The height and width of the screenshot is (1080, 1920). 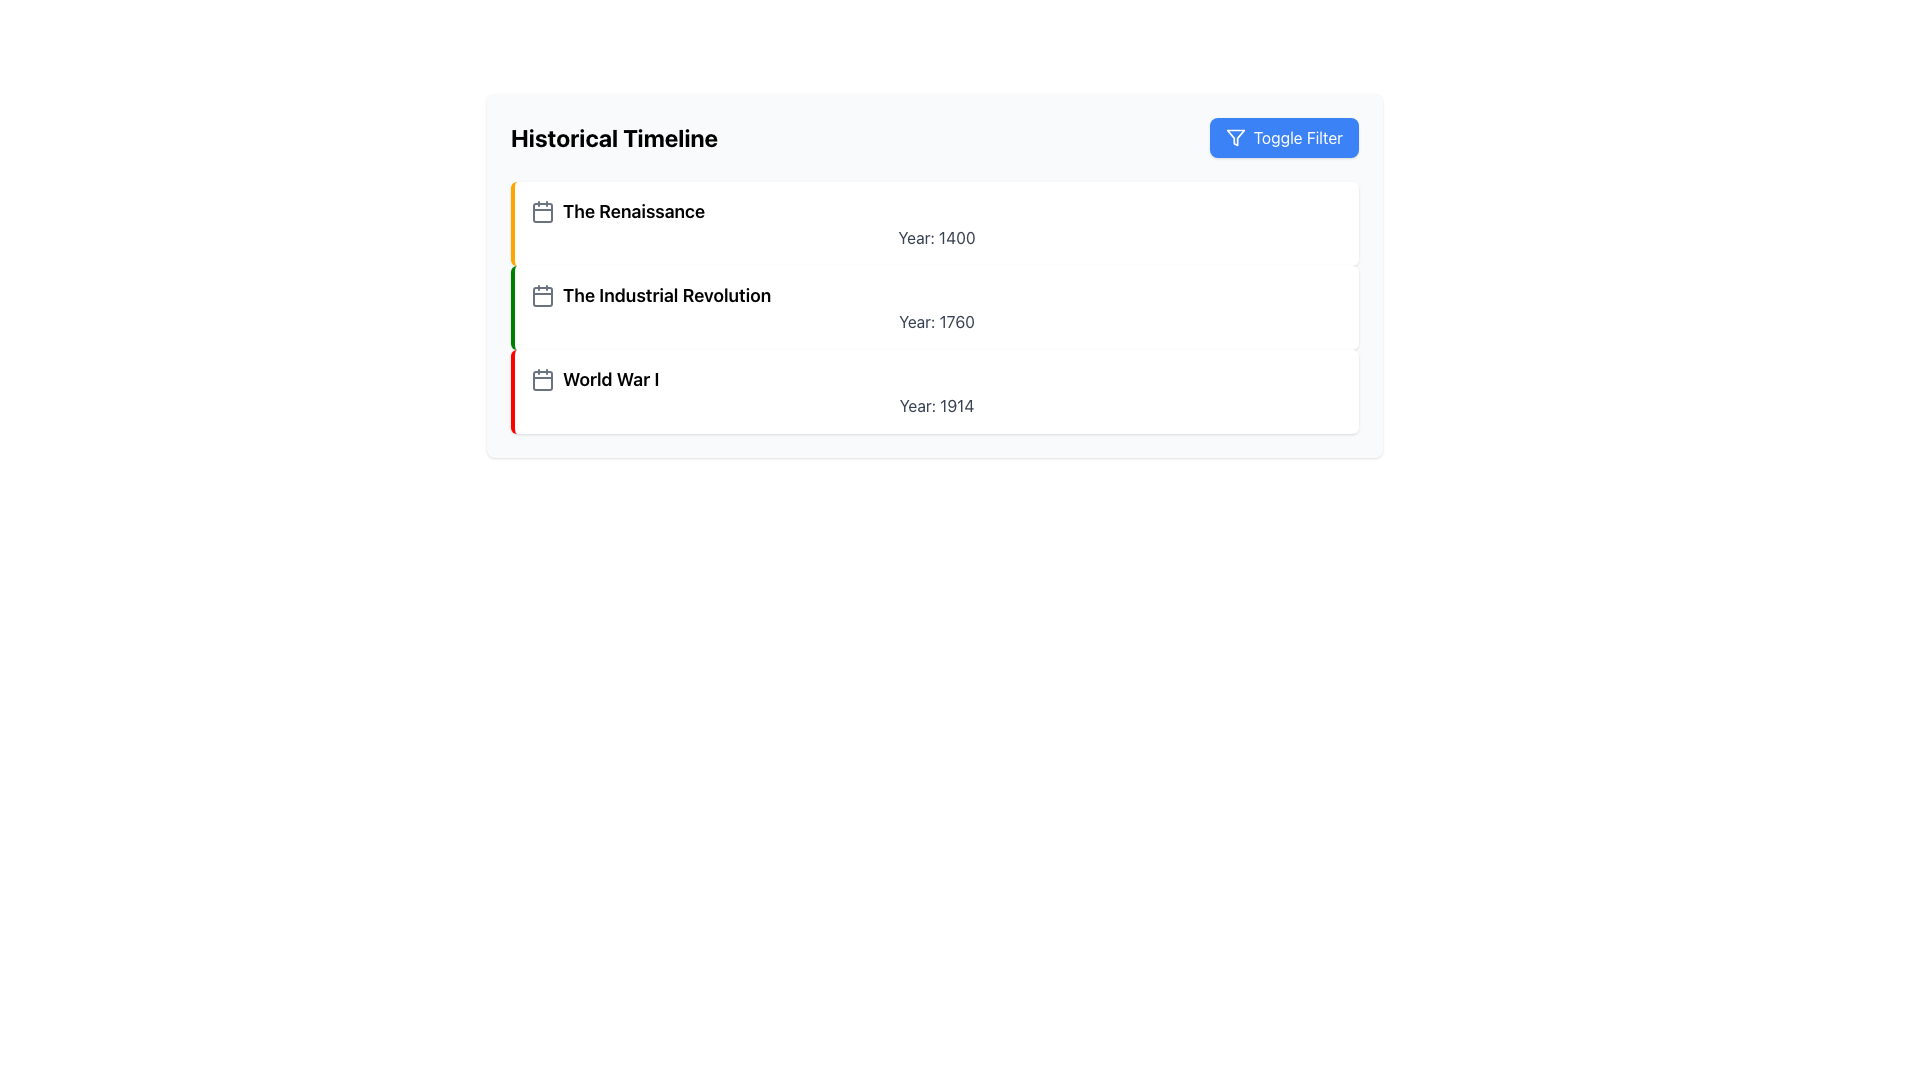 I want to click on the calendar icon representing date or time-related information associated with 'The Renaissance', located at the beginning of the row, so click(x=542, y=212).